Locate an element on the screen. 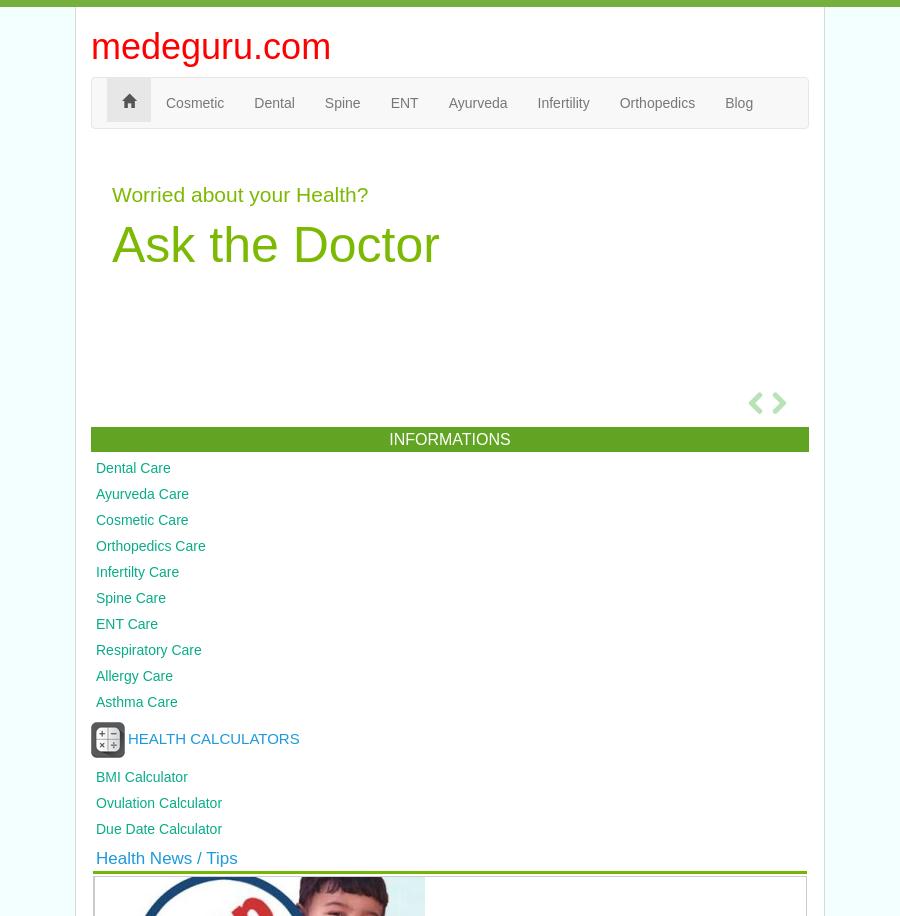 The height and width of the screenshot is (916, 900). 'Allergy Care' is located at coordinates (134, 675).